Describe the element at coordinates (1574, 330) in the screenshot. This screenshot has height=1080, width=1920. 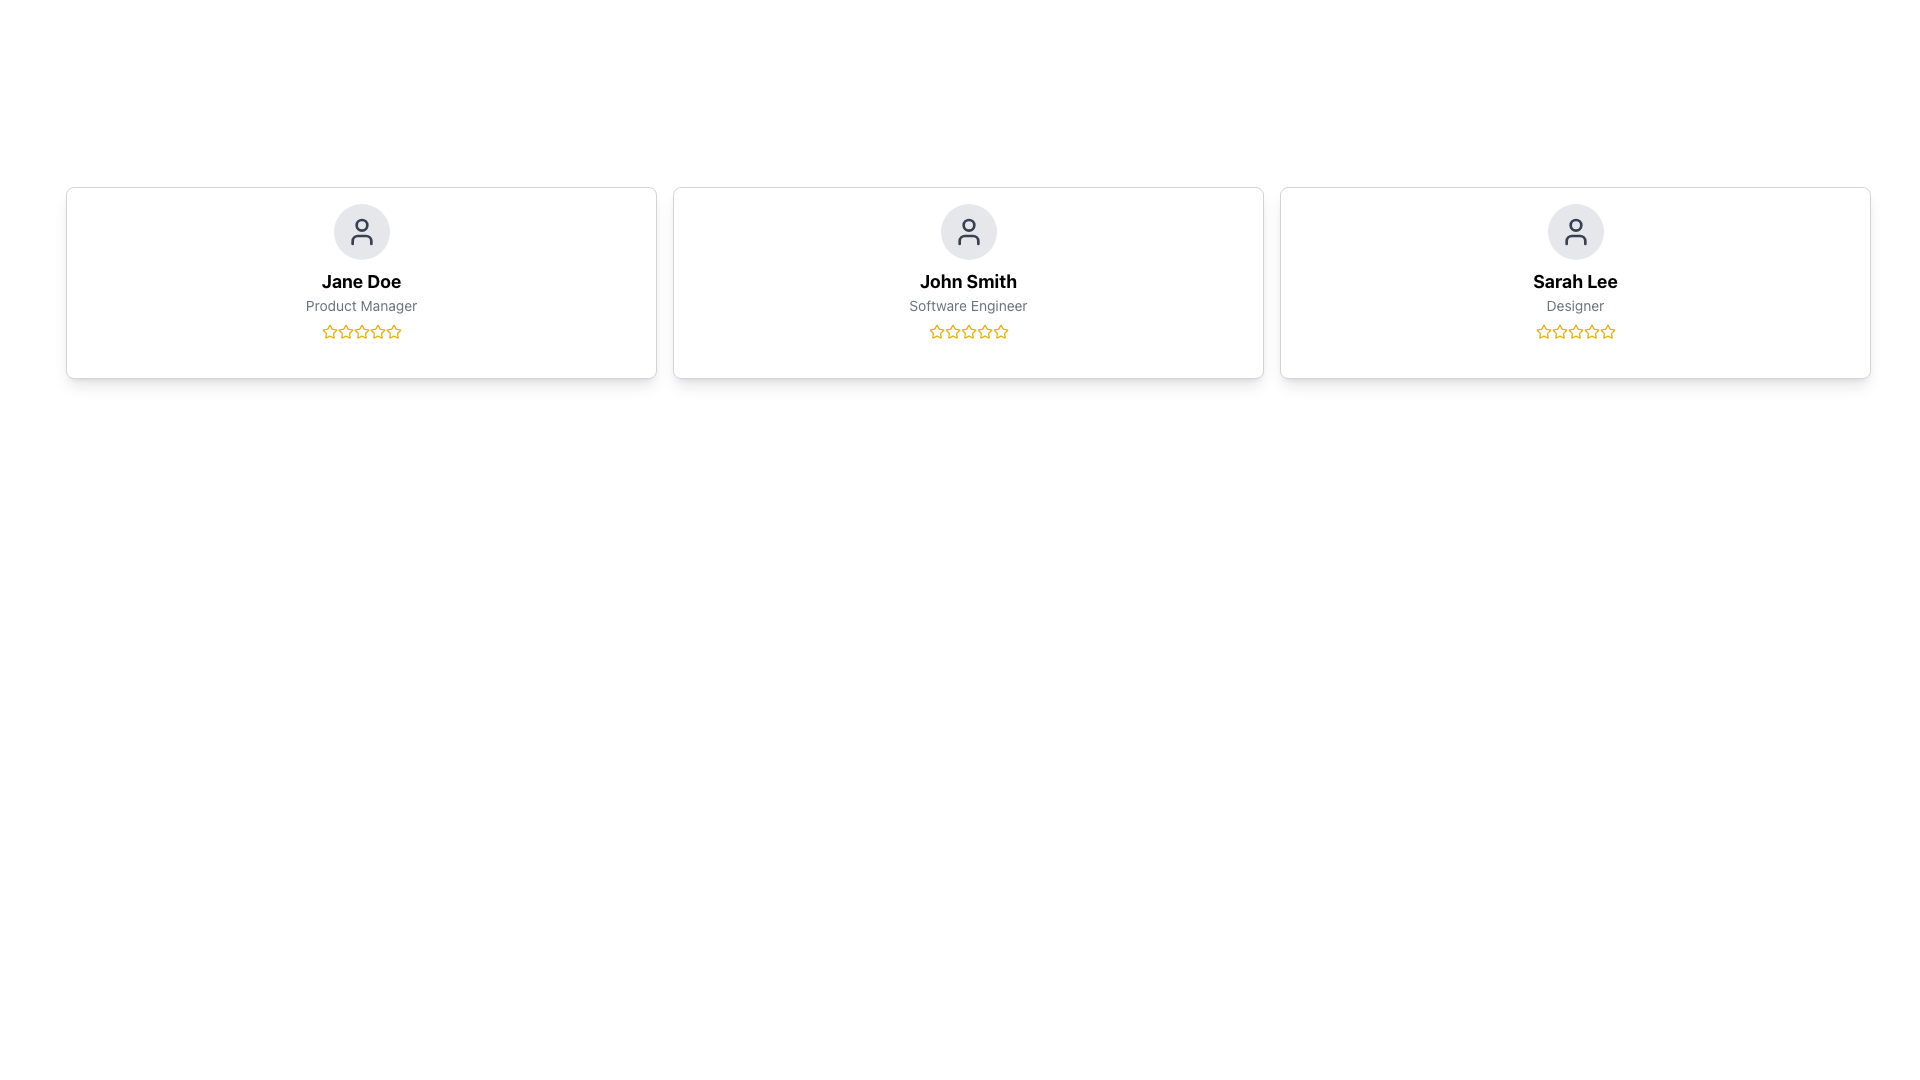
I see `the fourth star icon in the rating section of Sarah Lee's profile` at that location.